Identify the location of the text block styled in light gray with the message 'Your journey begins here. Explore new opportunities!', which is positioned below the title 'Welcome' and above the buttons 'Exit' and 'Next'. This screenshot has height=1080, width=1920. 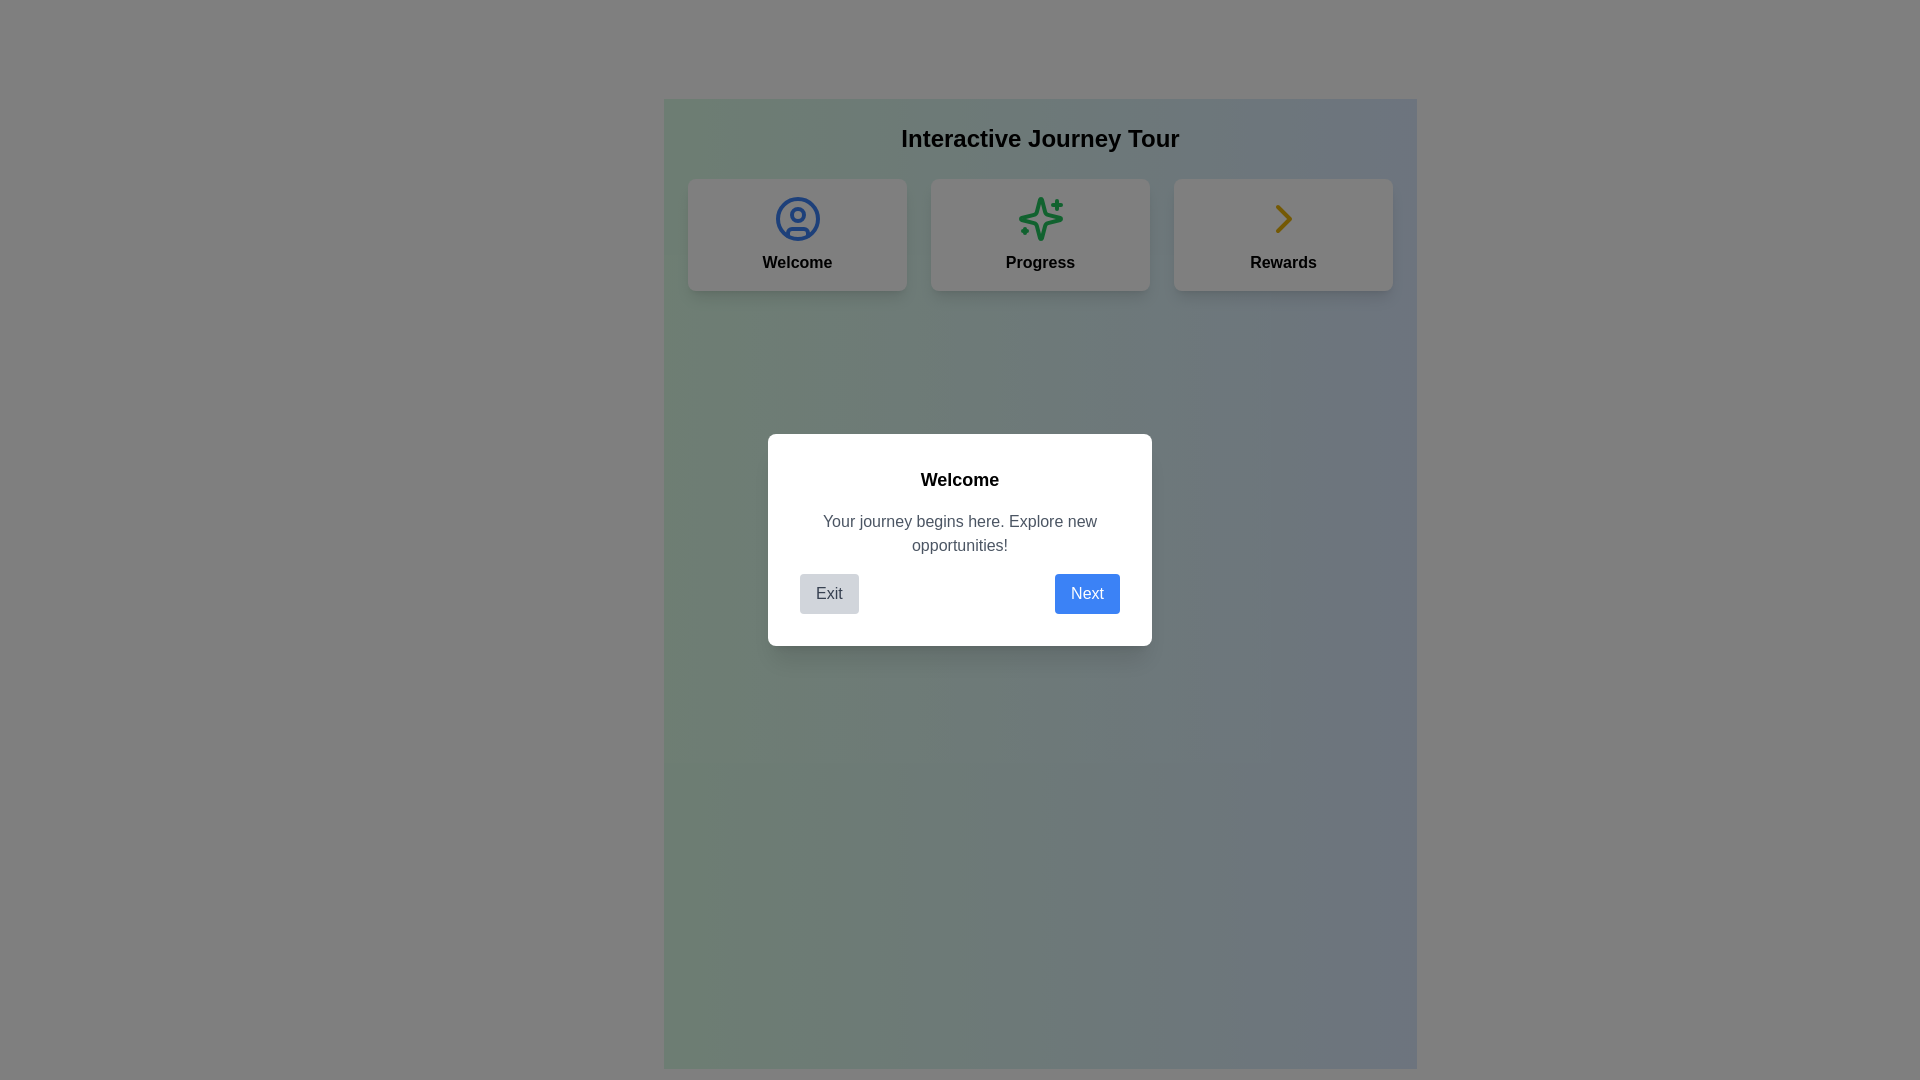
(960, 532).